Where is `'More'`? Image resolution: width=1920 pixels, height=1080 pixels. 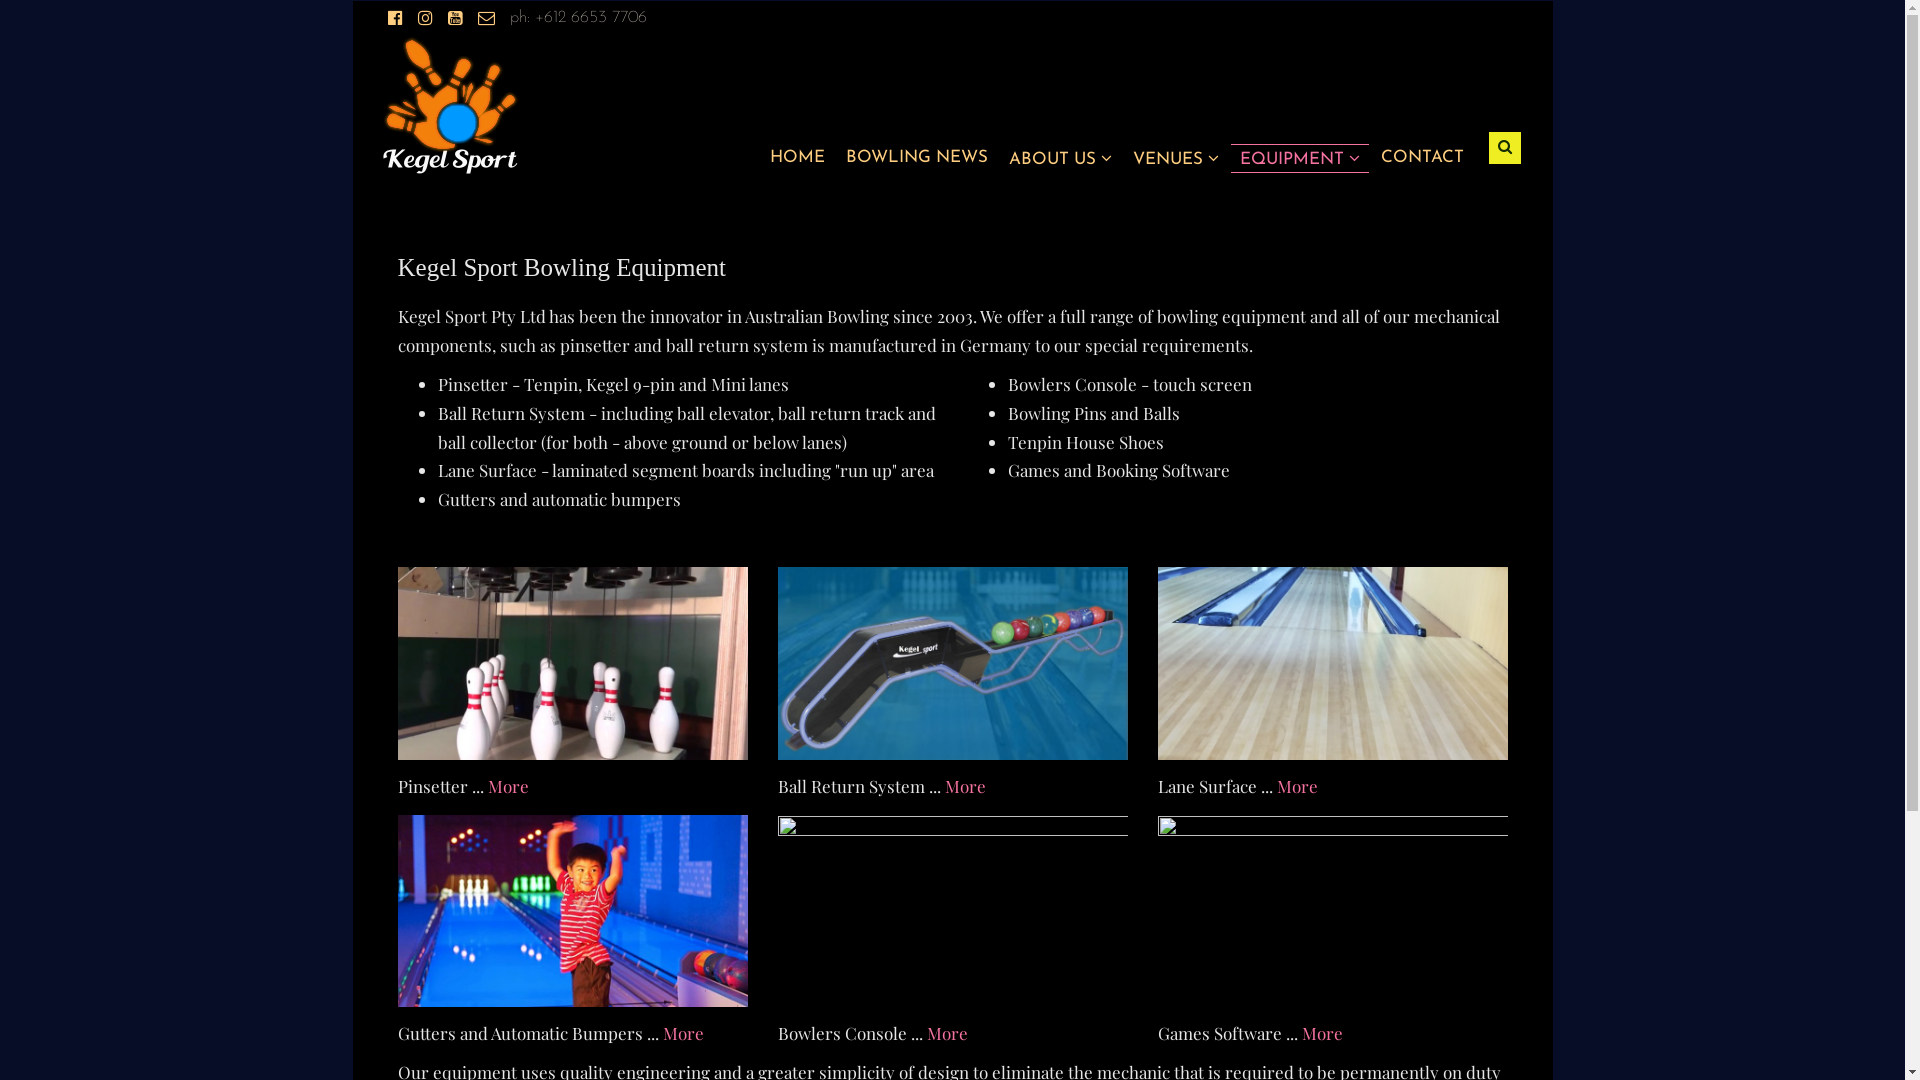
'More' is located at coordinates (662, 1033).